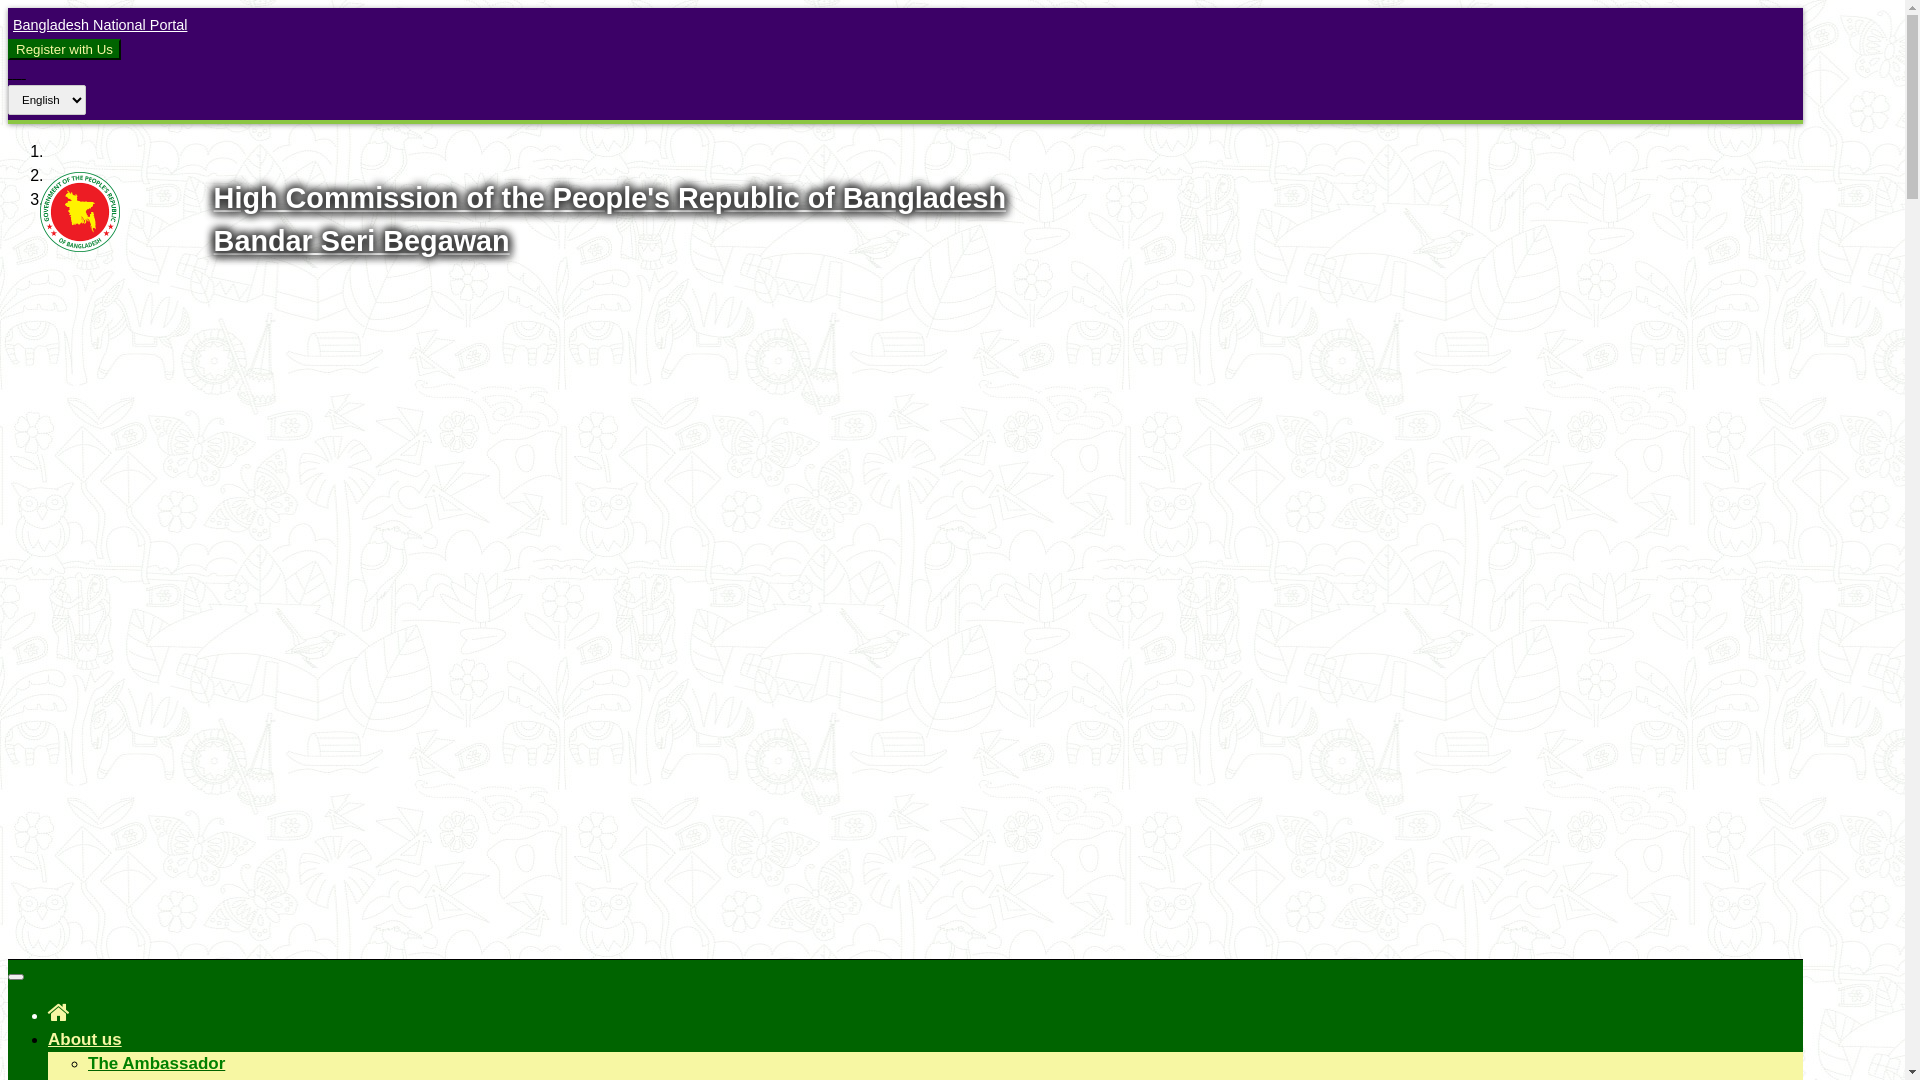 The width and height of the screenshot is (1920, 1080). I want to click on 'Register with Us', so click(15, 48).